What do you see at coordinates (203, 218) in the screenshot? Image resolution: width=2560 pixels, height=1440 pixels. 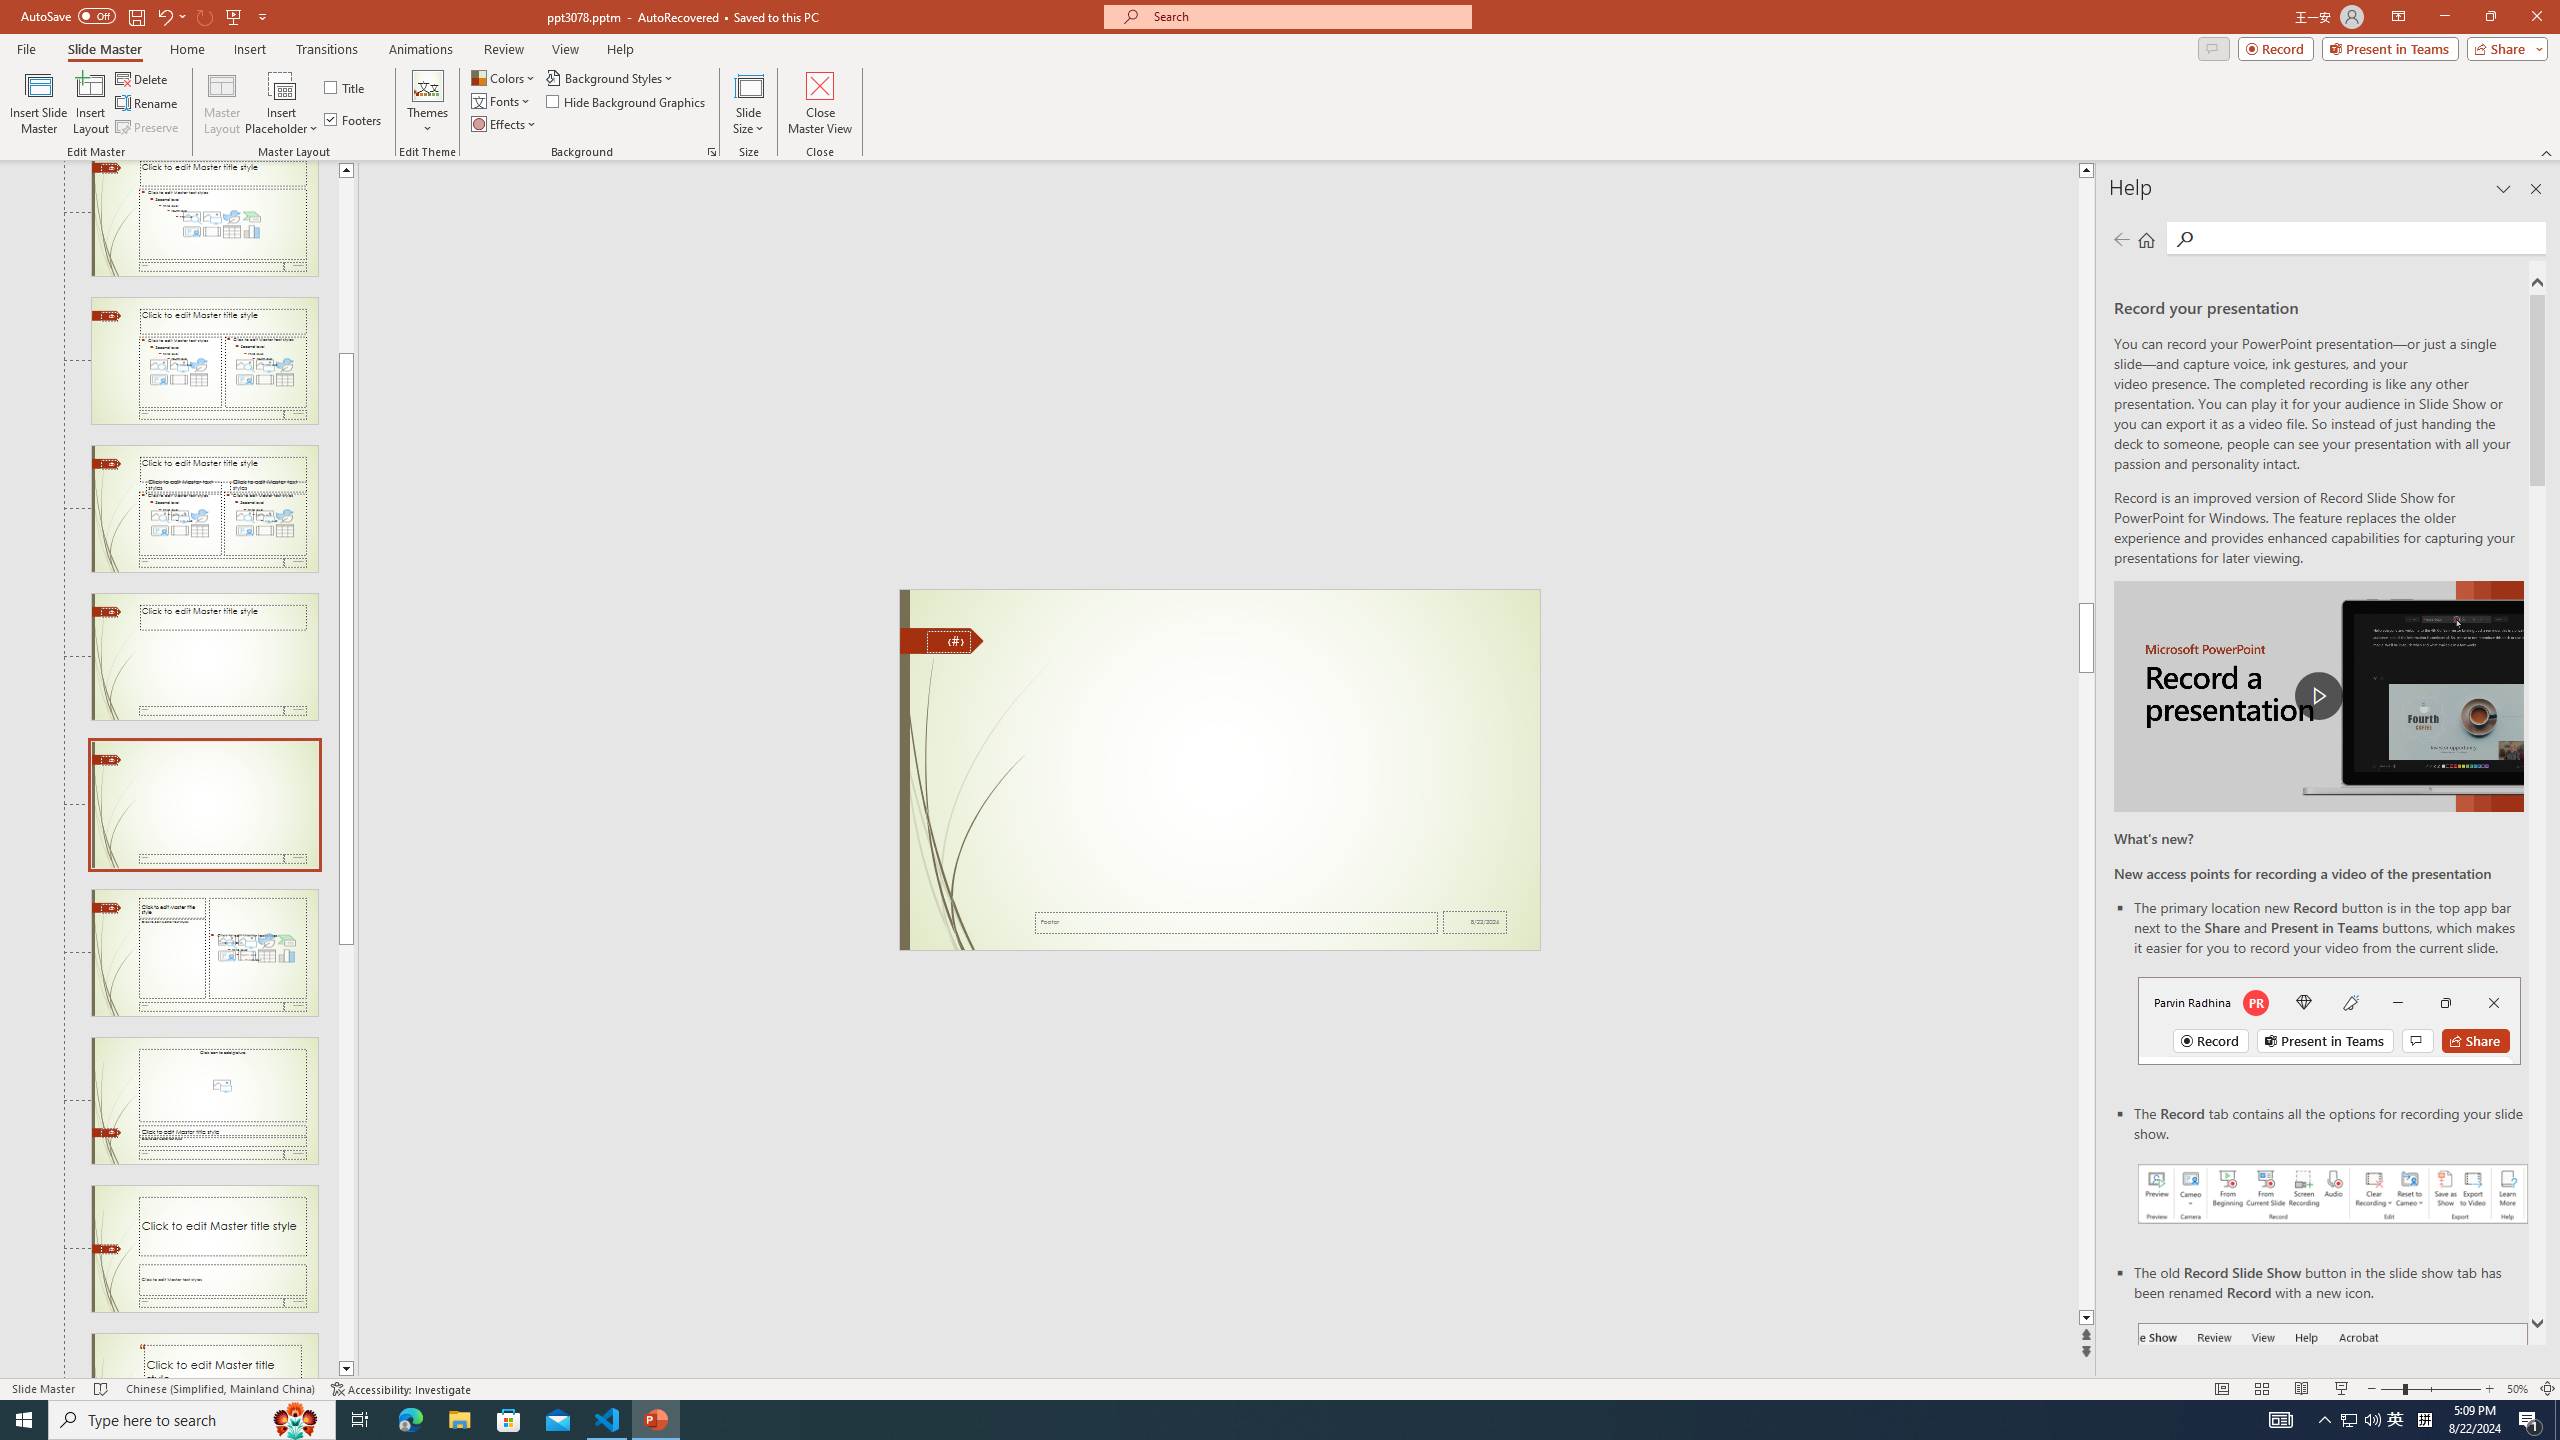 I see `'Slide Title and Content Layout: used by no slides'` at bounding box center [203, 218].